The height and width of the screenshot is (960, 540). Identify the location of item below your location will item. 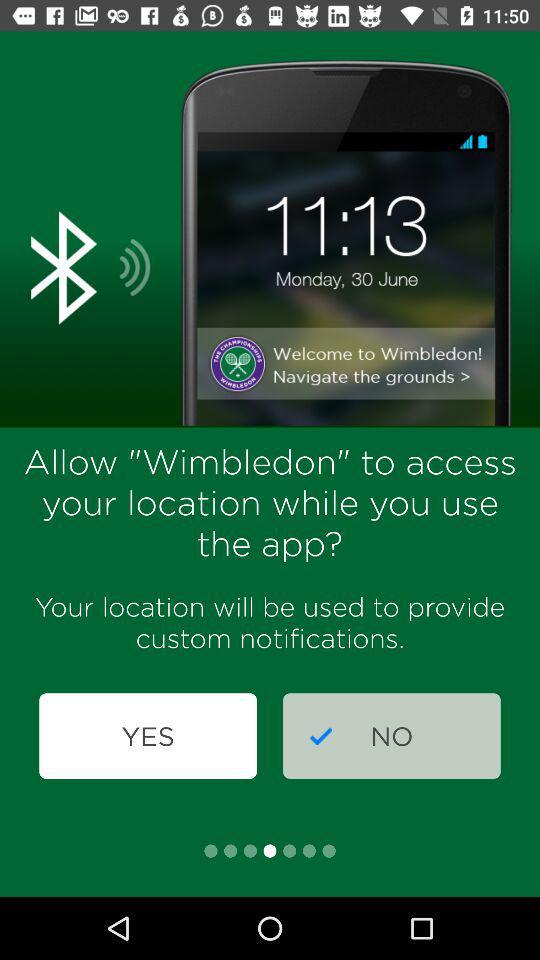
(147, 735).